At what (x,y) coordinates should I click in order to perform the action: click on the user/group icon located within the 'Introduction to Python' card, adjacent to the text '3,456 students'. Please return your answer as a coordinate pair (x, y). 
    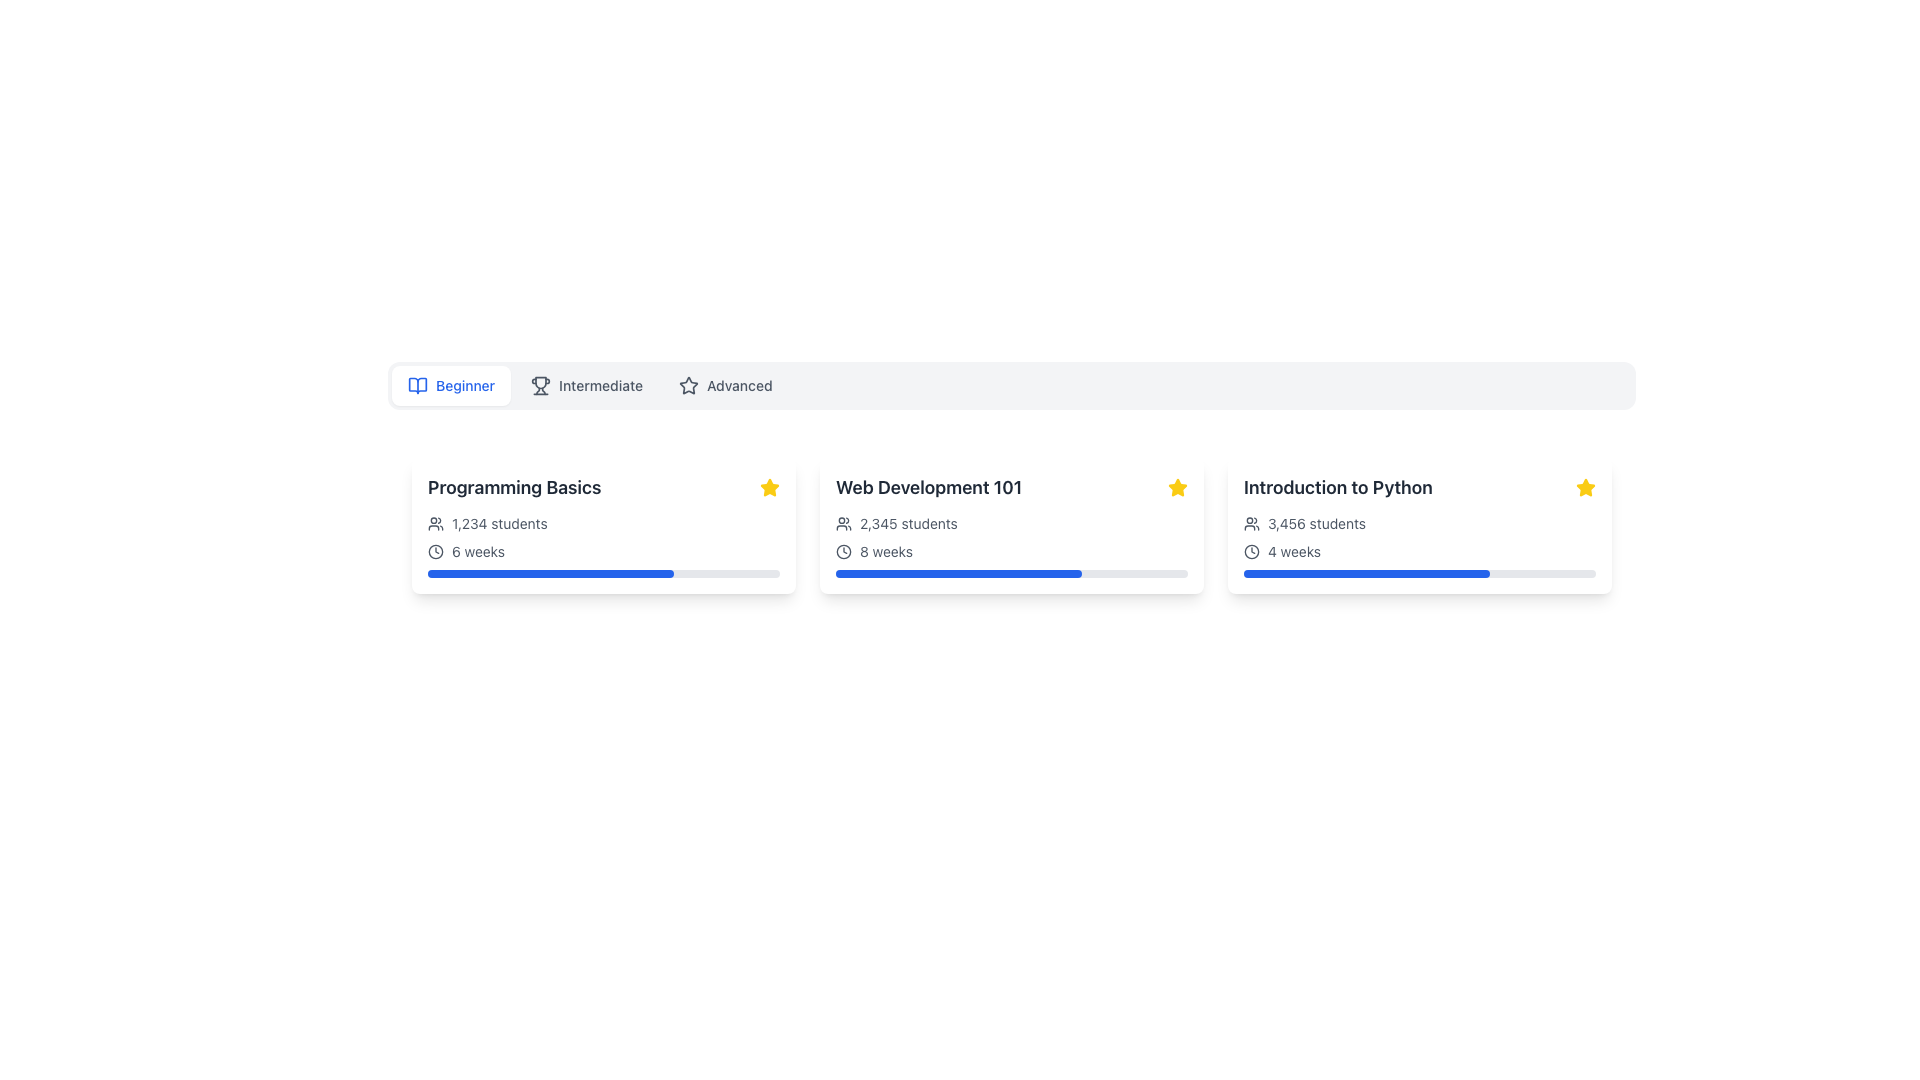
    Looking at the image, I should click on (1251, 523).